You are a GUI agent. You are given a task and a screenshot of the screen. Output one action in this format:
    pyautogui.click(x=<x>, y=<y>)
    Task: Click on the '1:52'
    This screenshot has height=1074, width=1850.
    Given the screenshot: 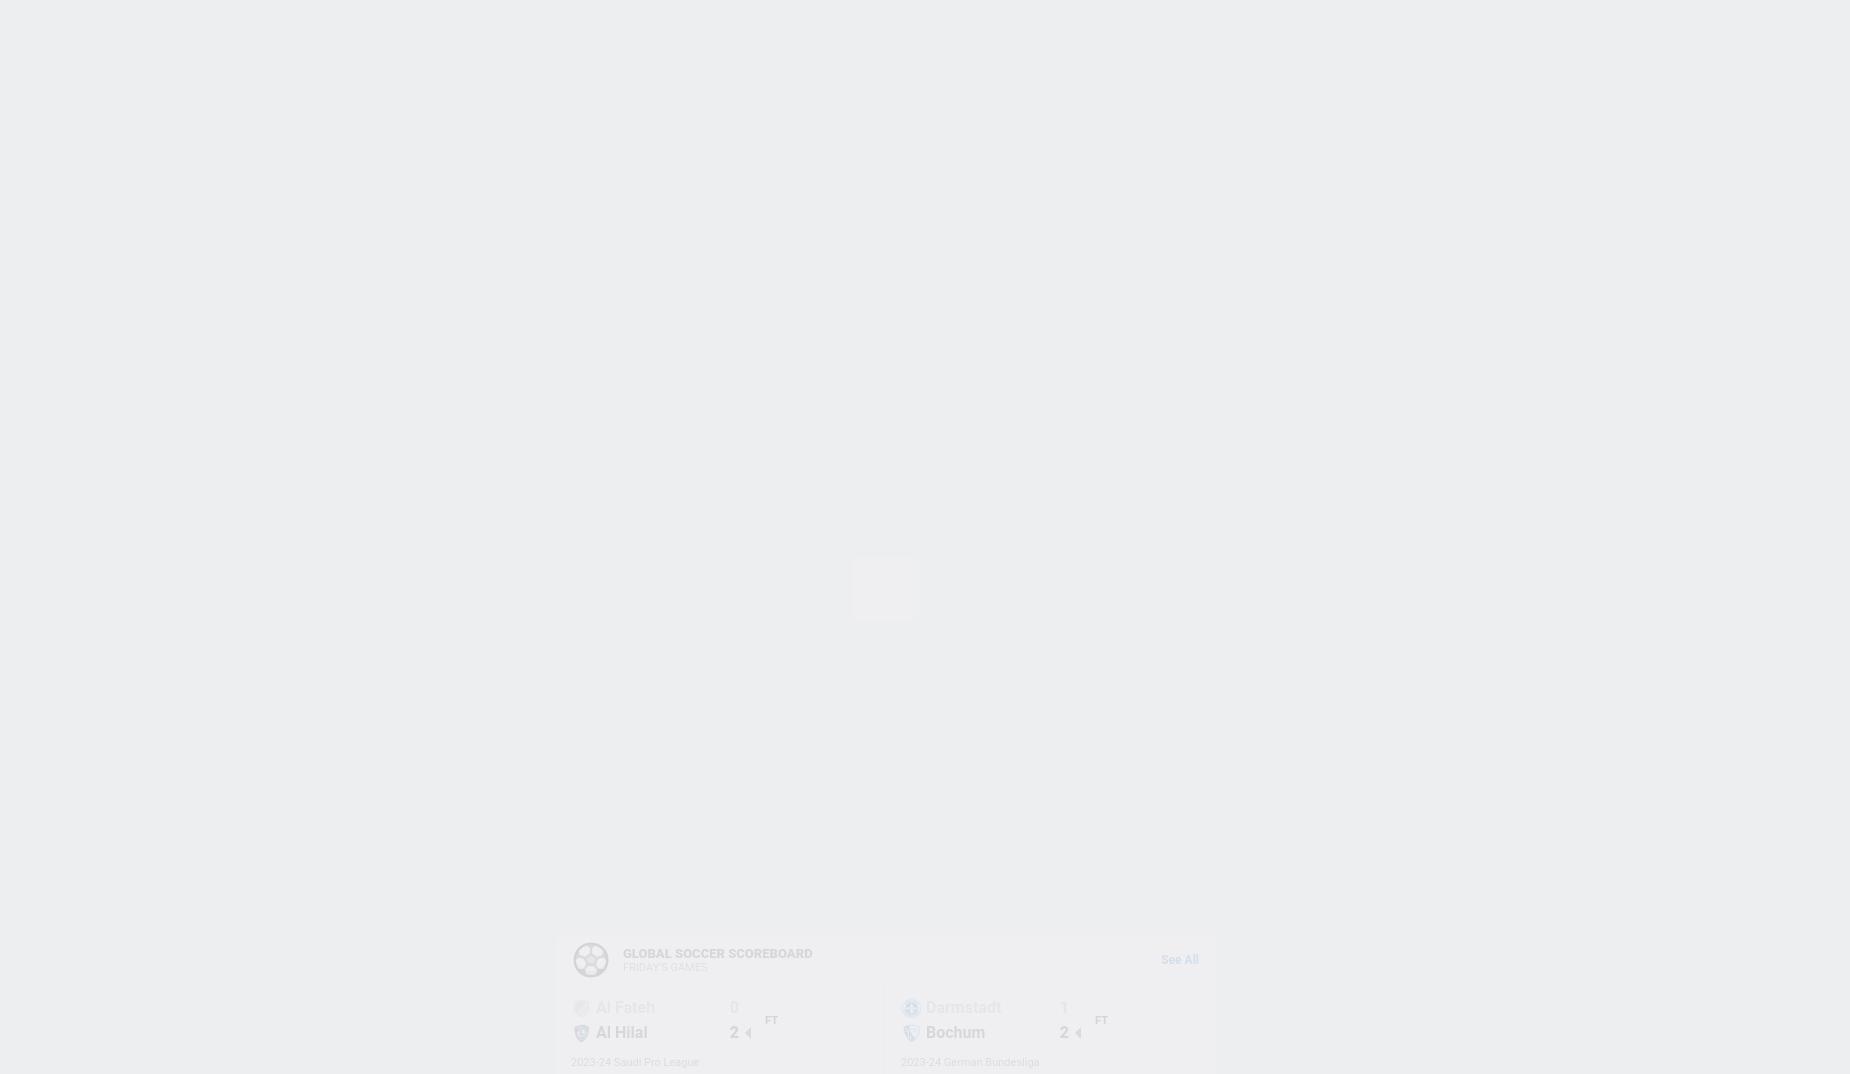 What is the action you would take?
    pyautogui.click(x=596, y=748)
    